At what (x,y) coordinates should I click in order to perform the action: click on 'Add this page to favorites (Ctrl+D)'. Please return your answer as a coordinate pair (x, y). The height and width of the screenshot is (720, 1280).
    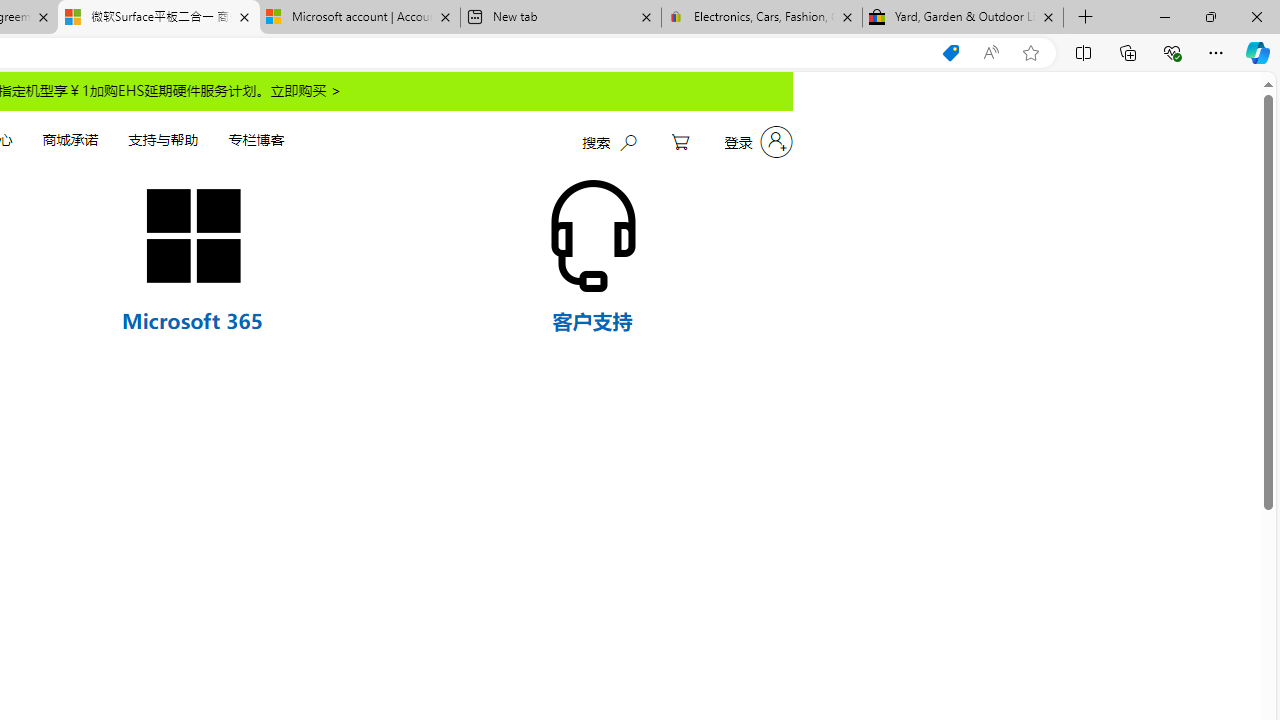
    Looking at the image, I should click on (1031, 52).